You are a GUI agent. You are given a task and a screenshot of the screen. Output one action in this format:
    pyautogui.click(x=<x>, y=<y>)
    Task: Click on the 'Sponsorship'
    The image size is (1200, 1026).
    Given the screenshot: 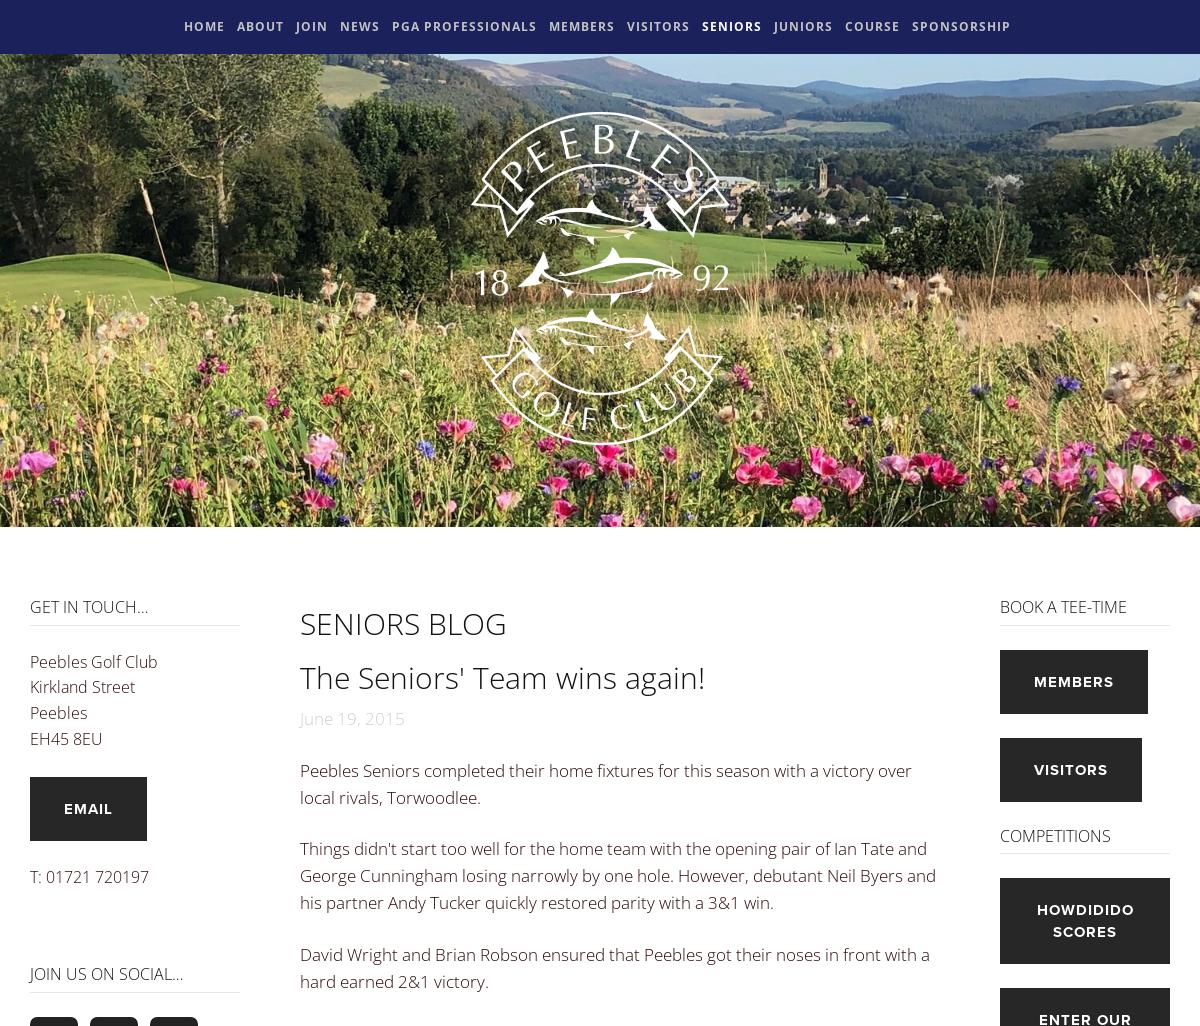 What is the action you would take?
    pyautogui.click(x=912, y=26)
    